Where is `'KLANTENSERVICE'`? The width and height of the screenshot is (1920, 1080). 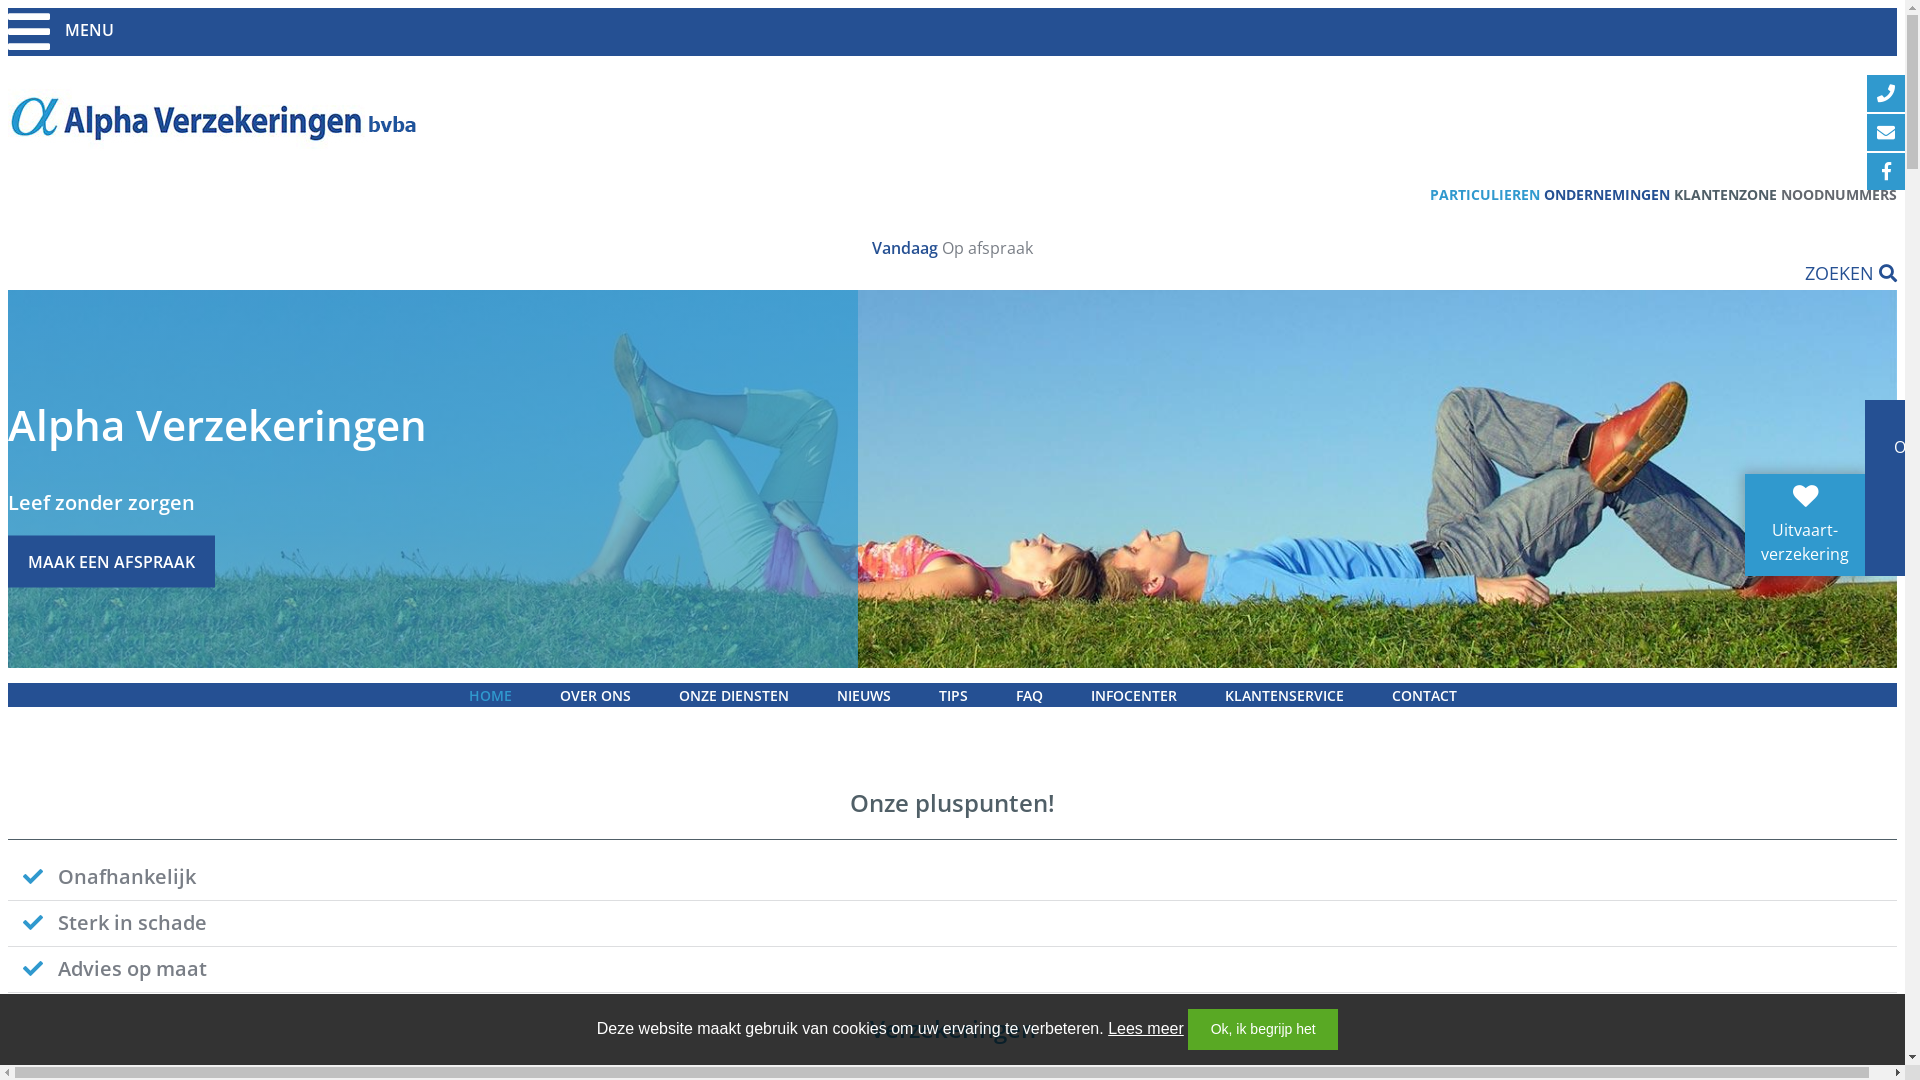
'KLANTENSERVICE' is located at coordinates (1200, 694).